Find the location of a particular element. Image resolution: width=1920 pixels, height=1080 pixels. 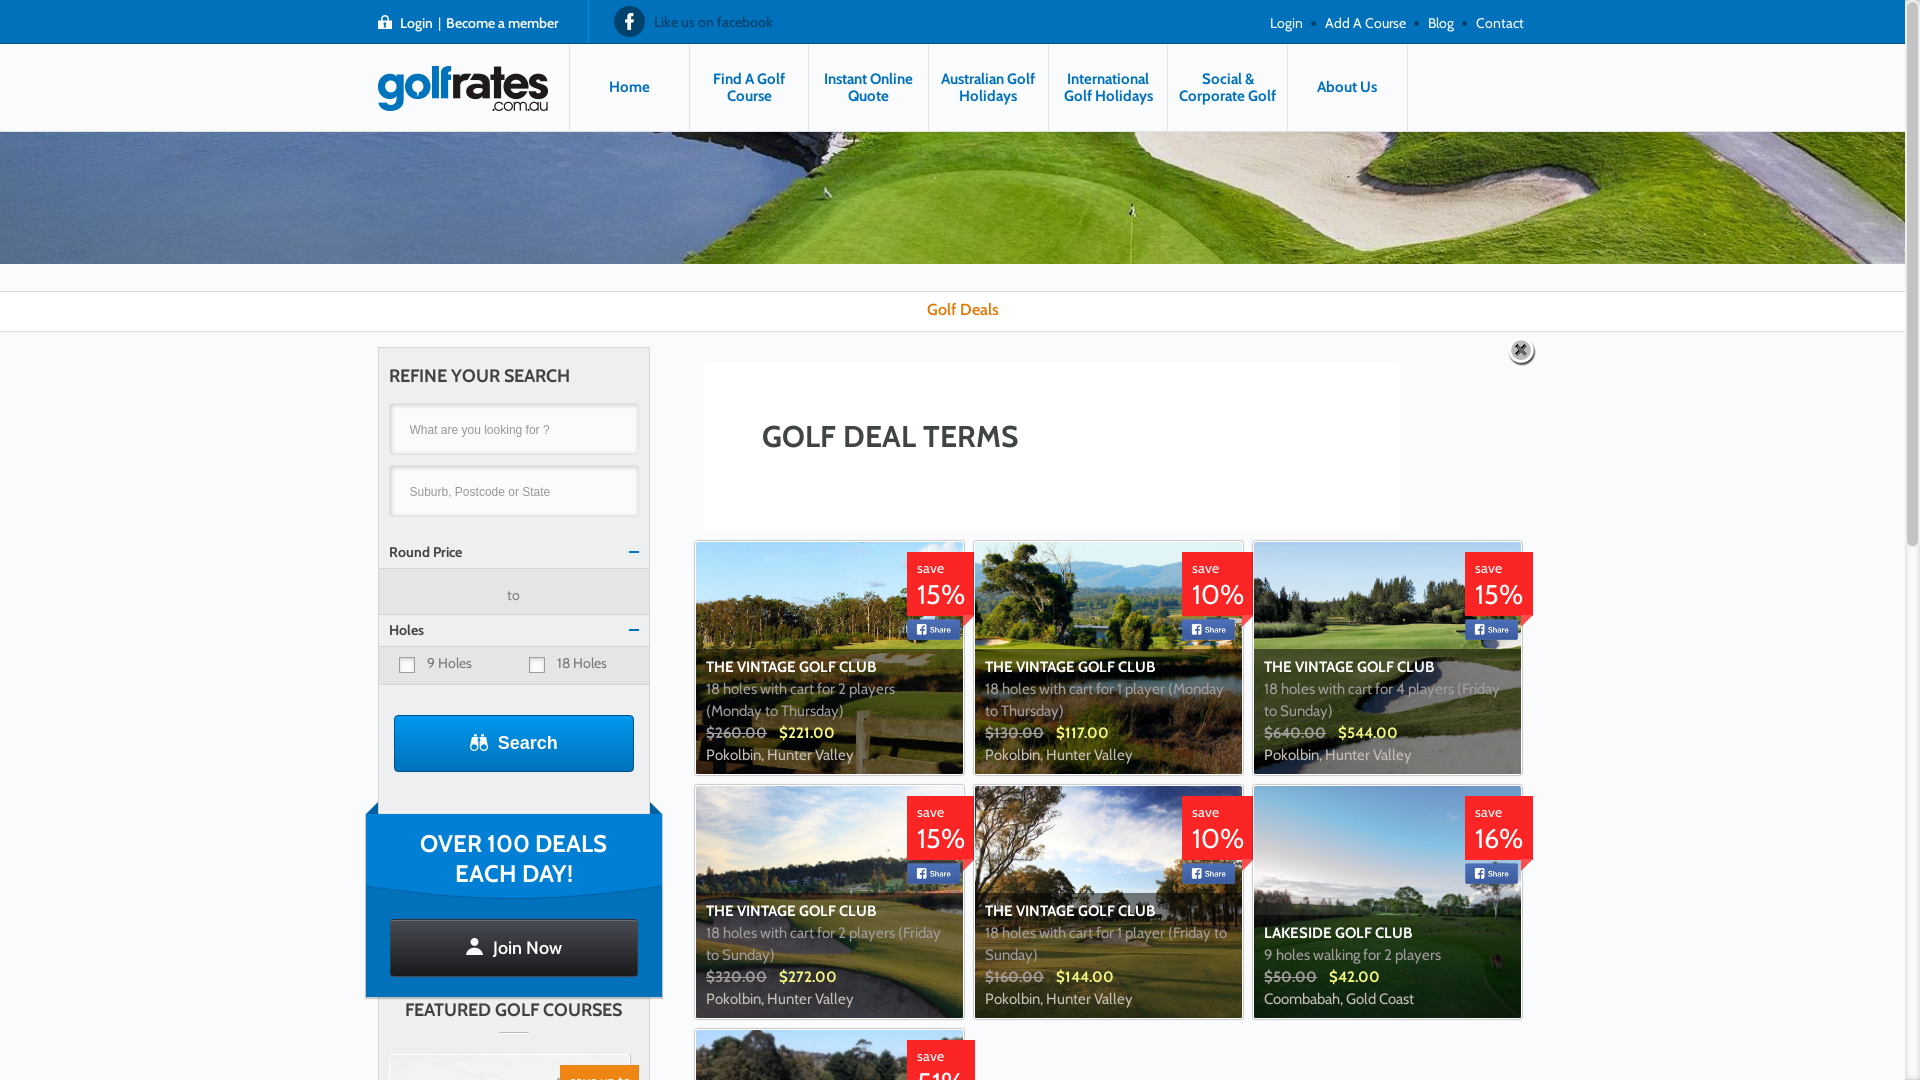

'Contact' is located at coordinates (1499, 20).